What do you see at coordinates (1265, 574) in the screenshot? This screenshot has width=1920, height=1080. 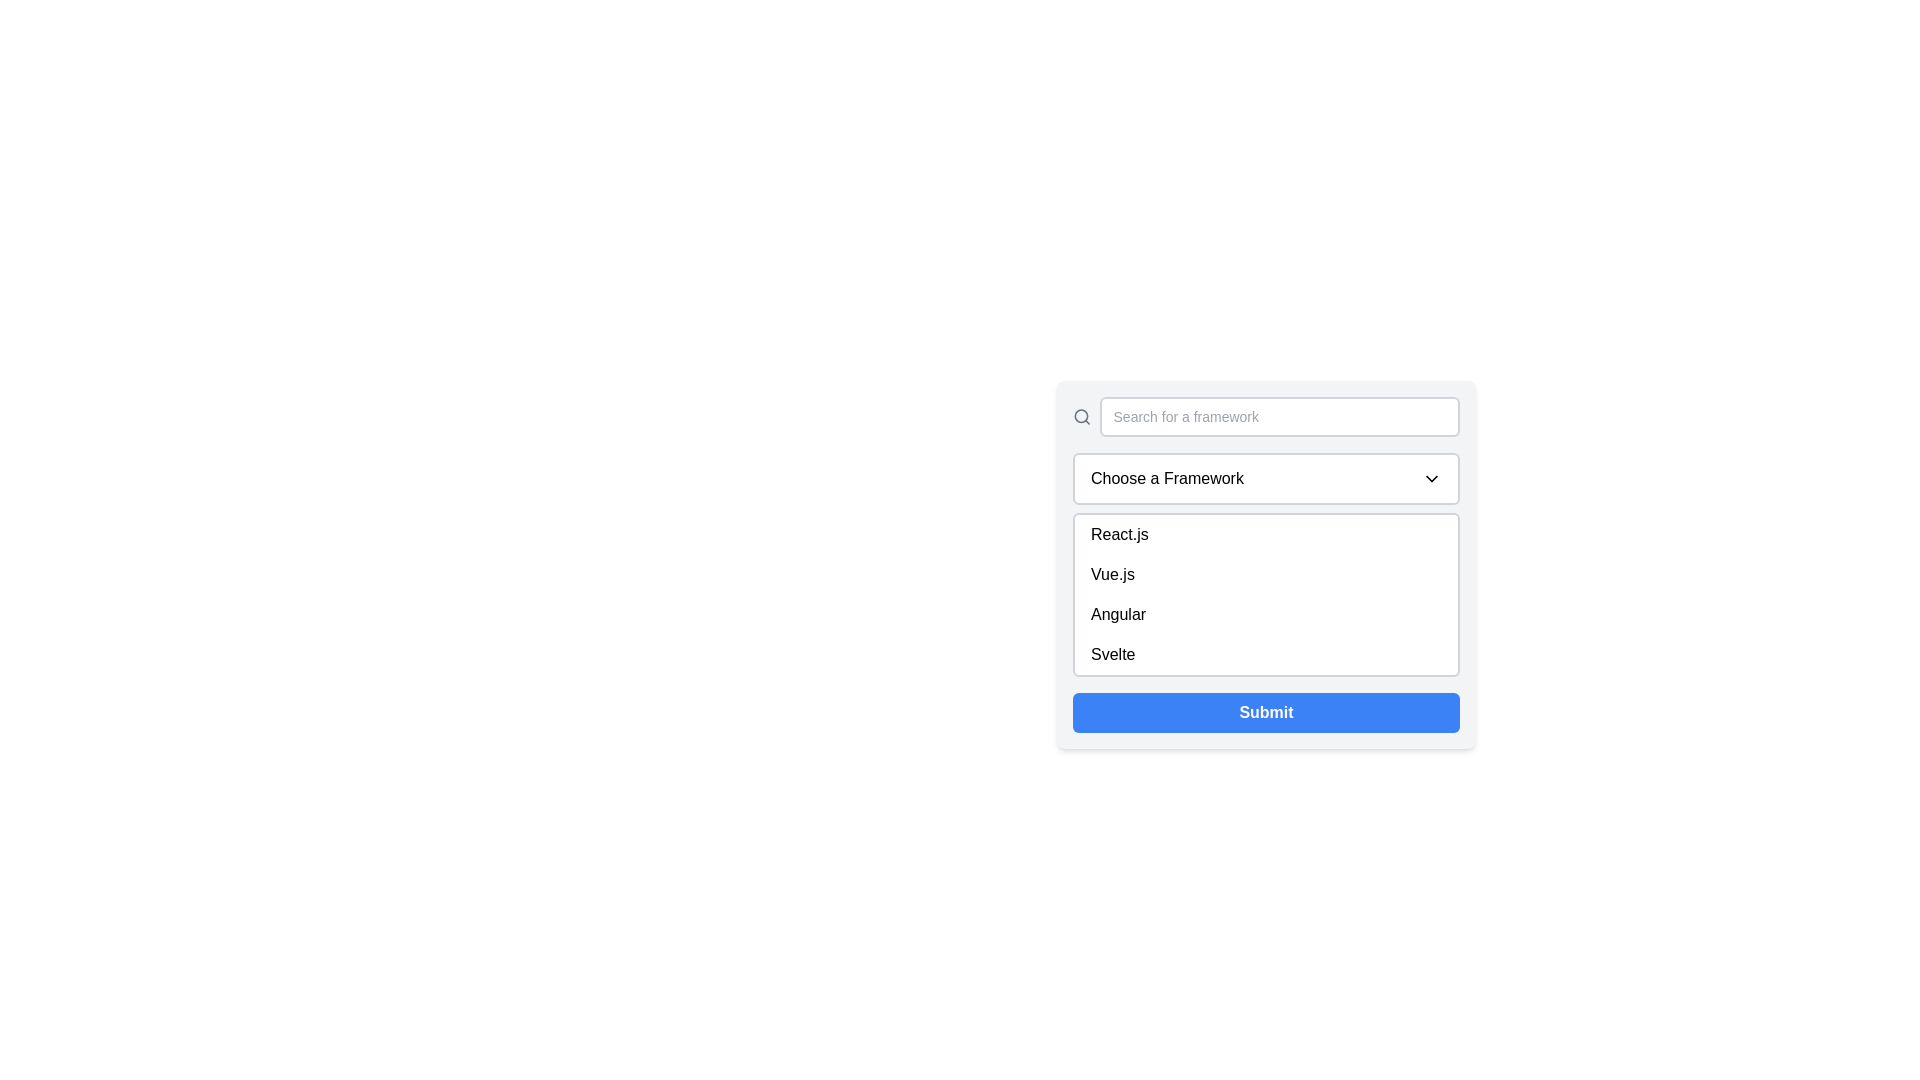 I see `the second item in the dropdown list labeled 'Vue.js'` at bounding box center [1265, 574].